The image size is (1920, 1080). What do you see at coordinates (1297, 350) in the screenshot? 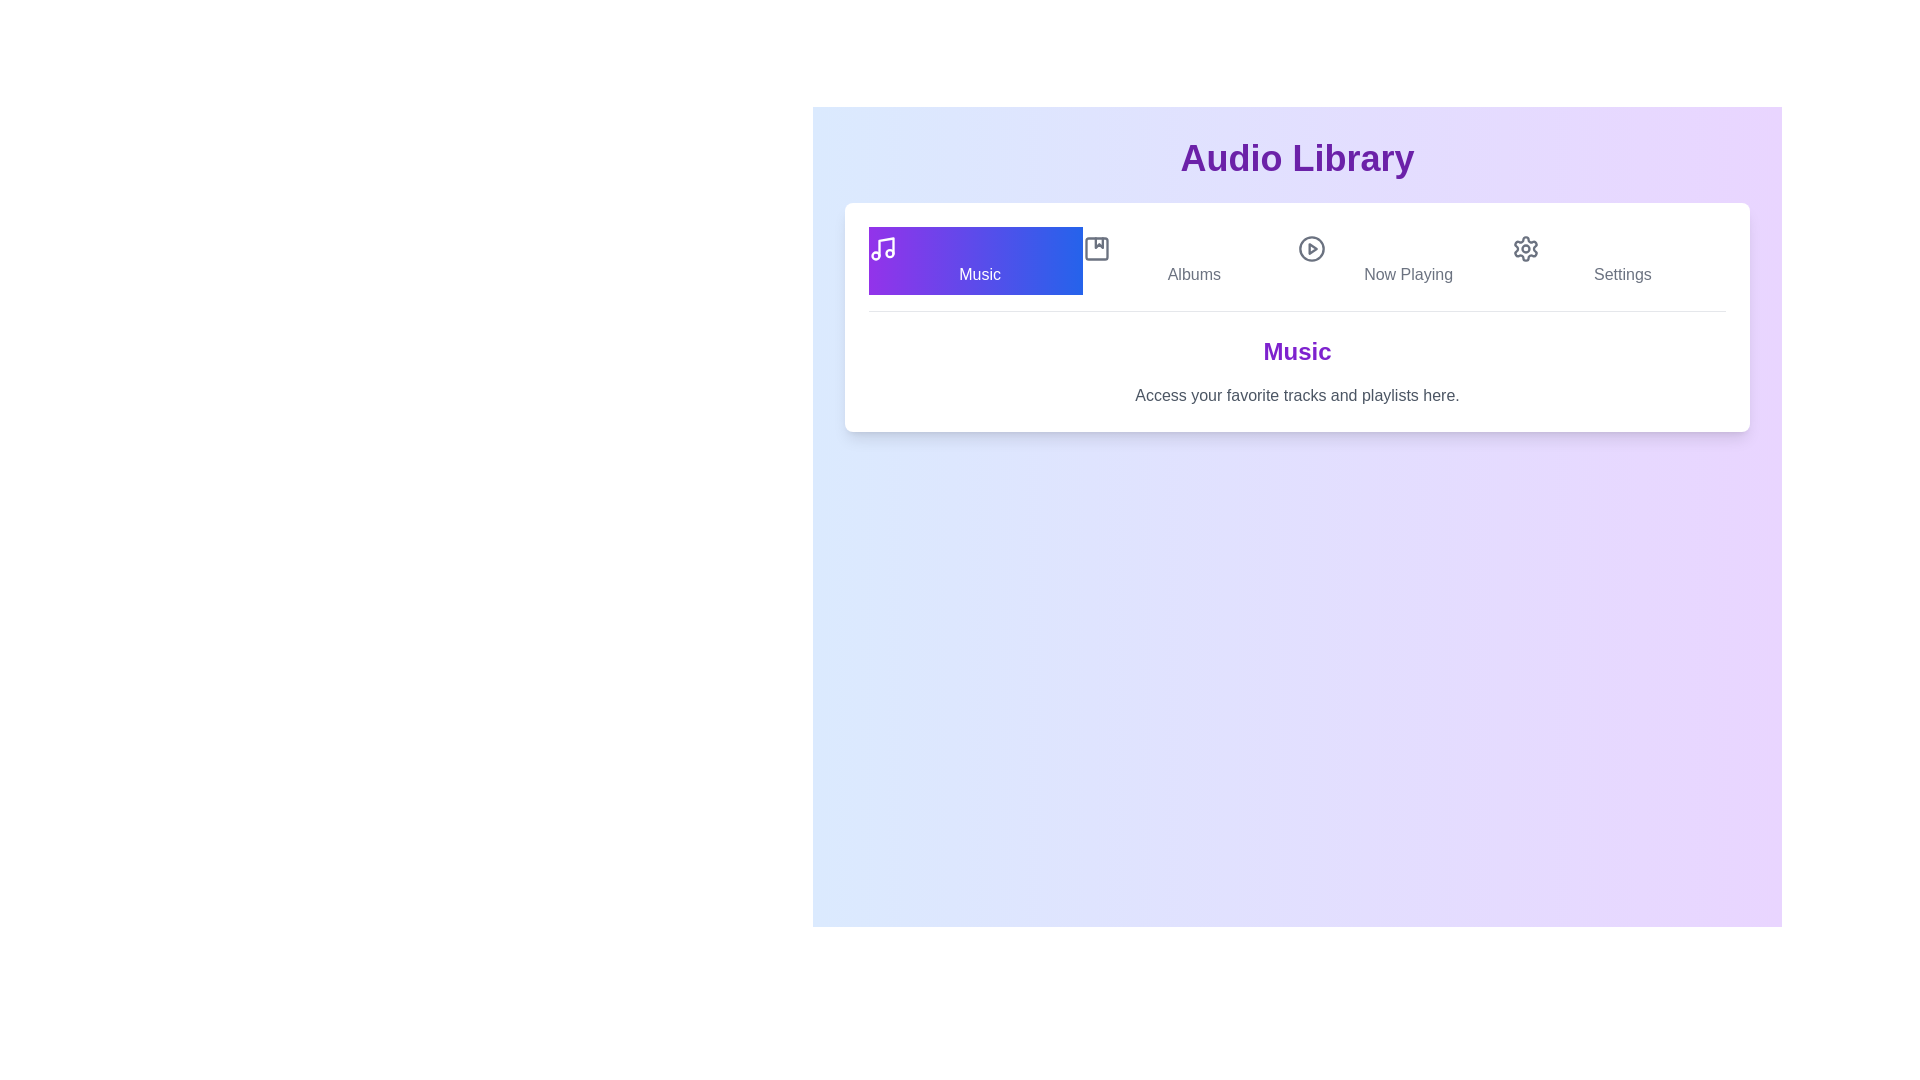
I see `the bold, centered text displaying 'Music' in a large purple font, which is positioned beneath the navigation menu's 'Music' section` at bounding box center [1297, 350].